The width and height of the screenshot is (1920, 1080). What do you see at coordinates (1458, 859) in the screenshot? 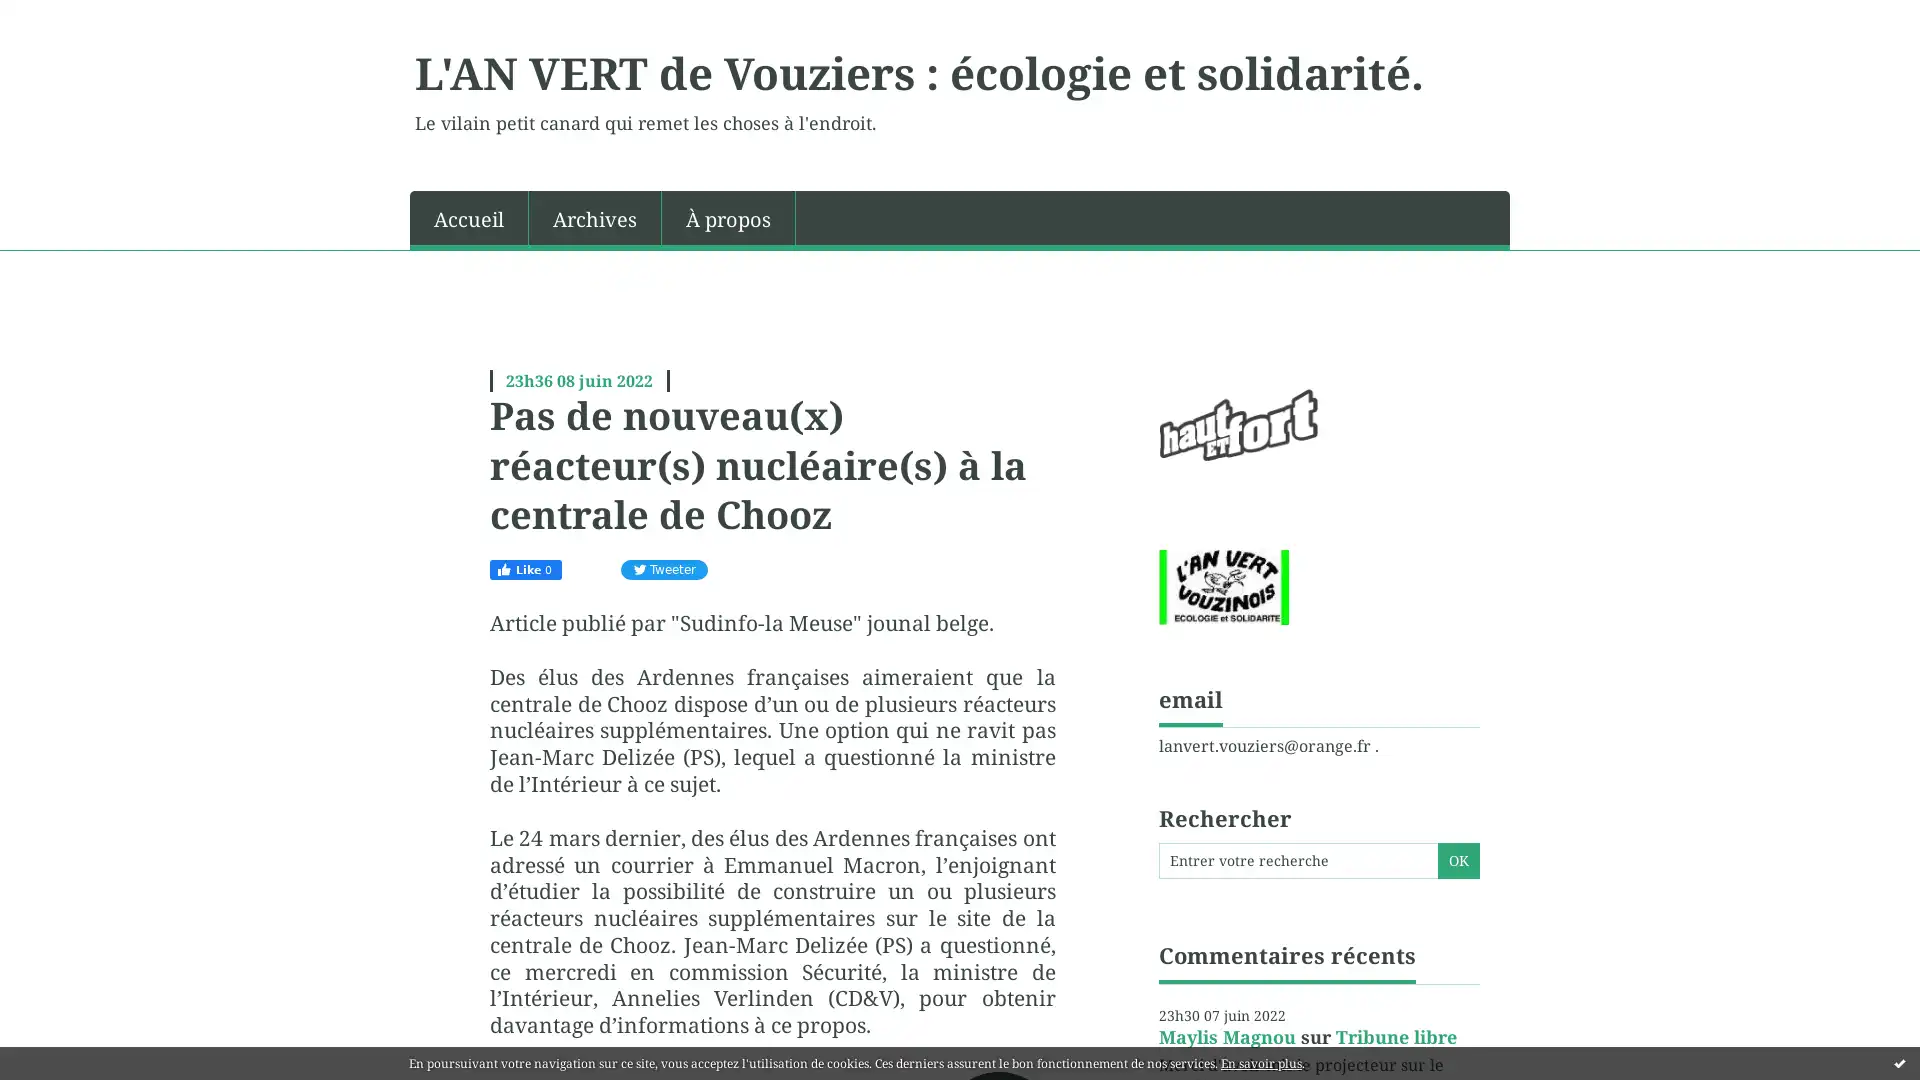
I see `OK` at bounding box center [1458, 859].